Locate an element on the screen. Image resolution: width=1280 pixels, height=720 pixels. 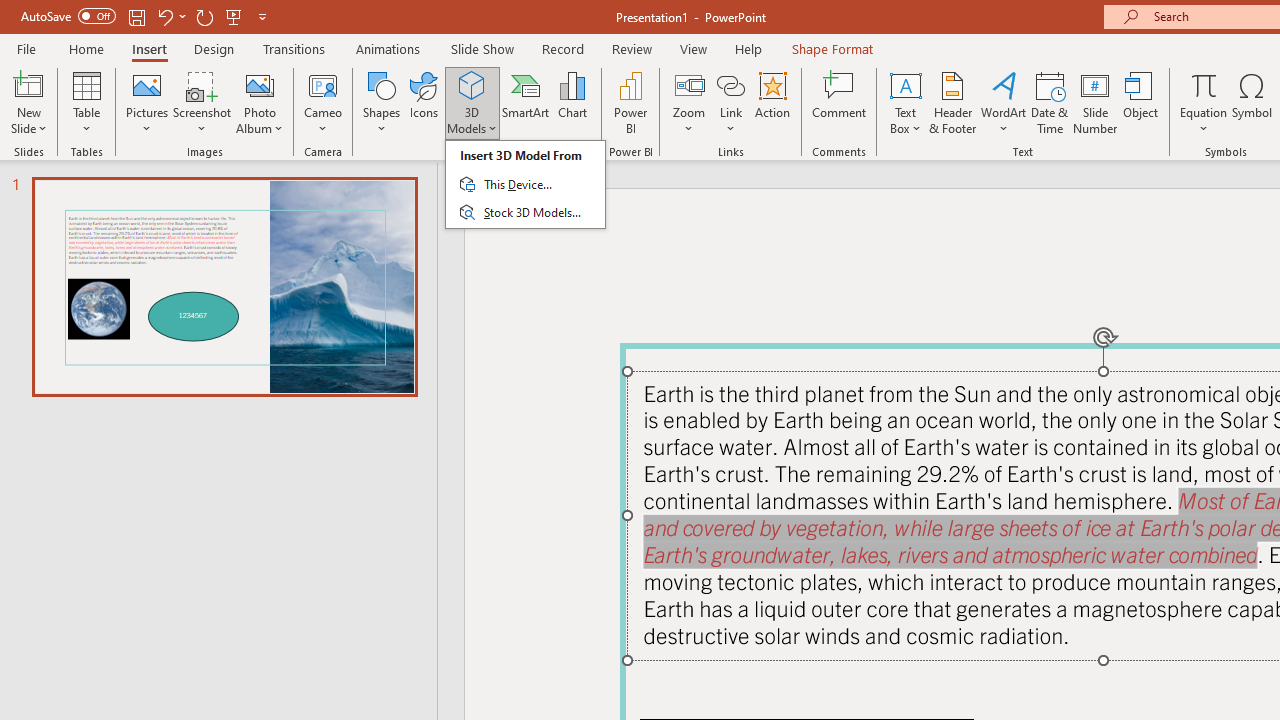
'Screenshot' is located at coordinates (202, 103).